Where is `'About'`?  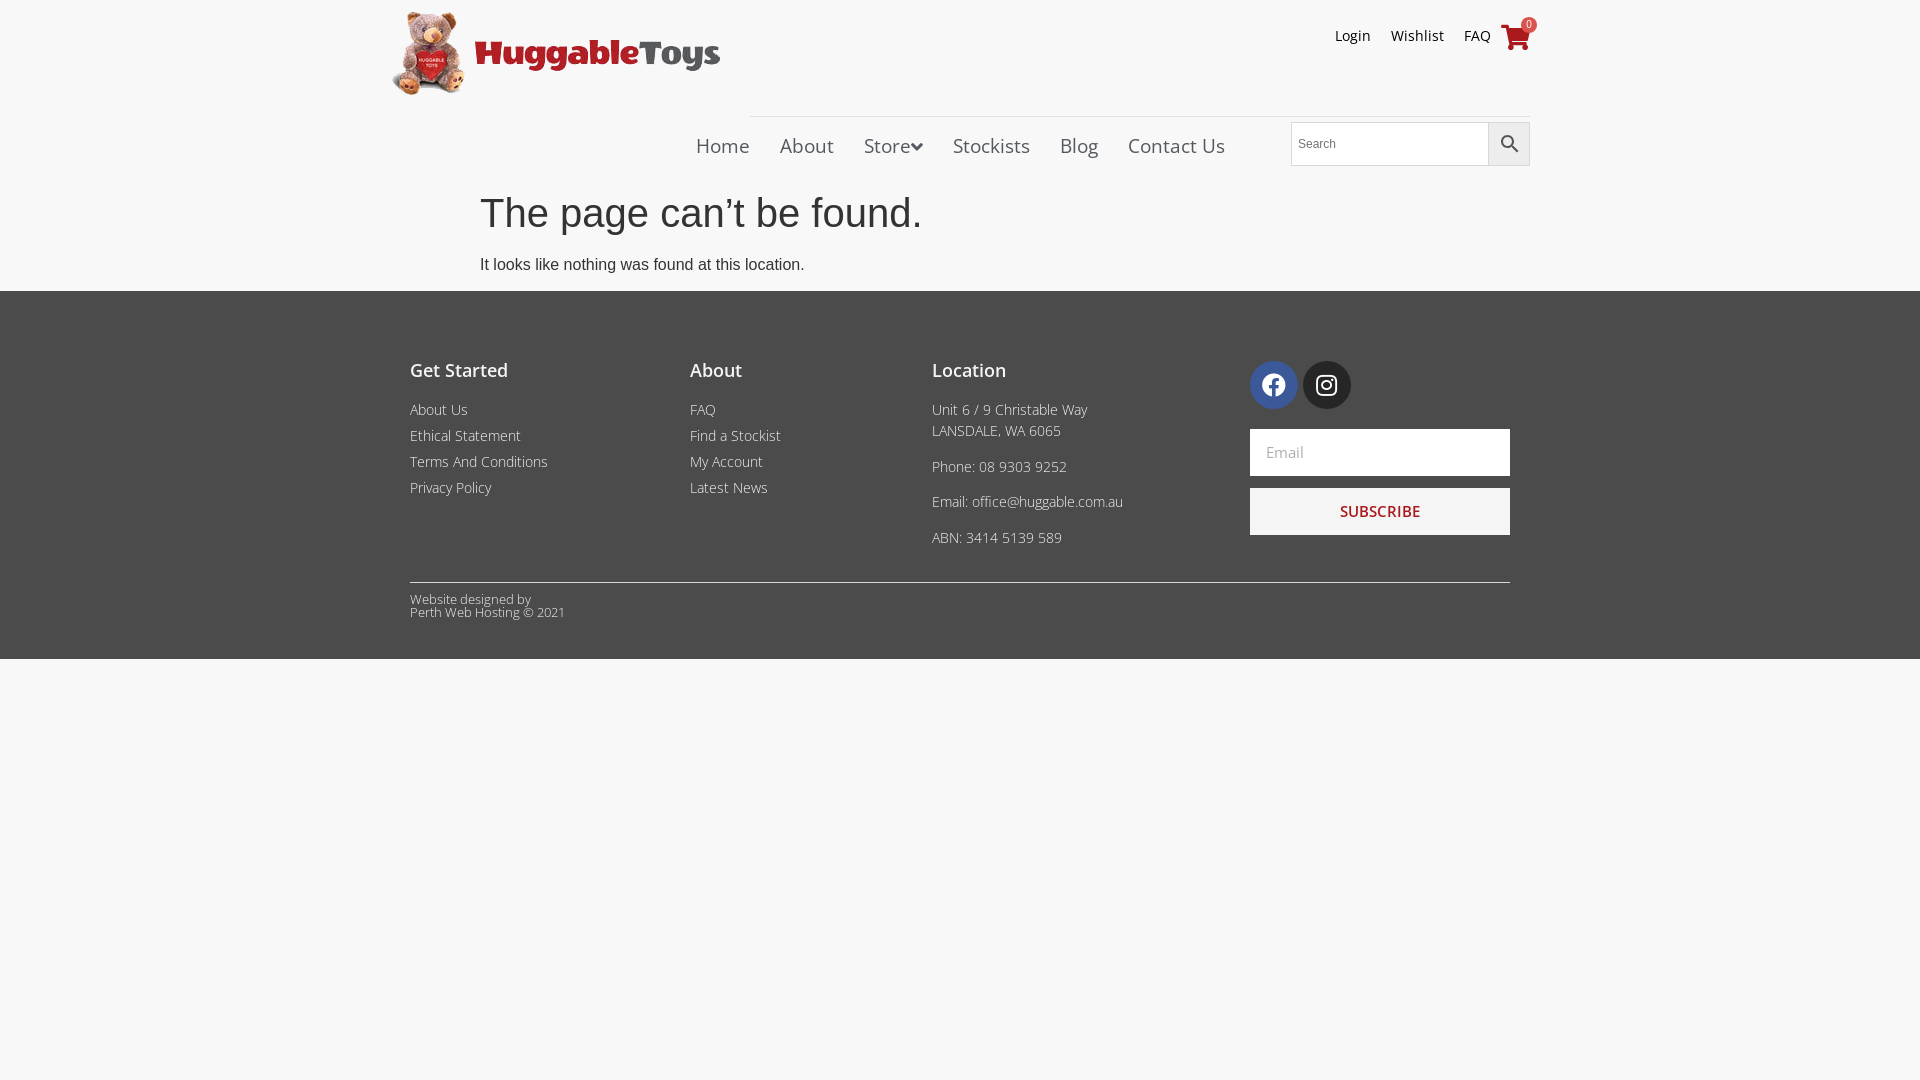
'About' is located at coordinates (806, 145).